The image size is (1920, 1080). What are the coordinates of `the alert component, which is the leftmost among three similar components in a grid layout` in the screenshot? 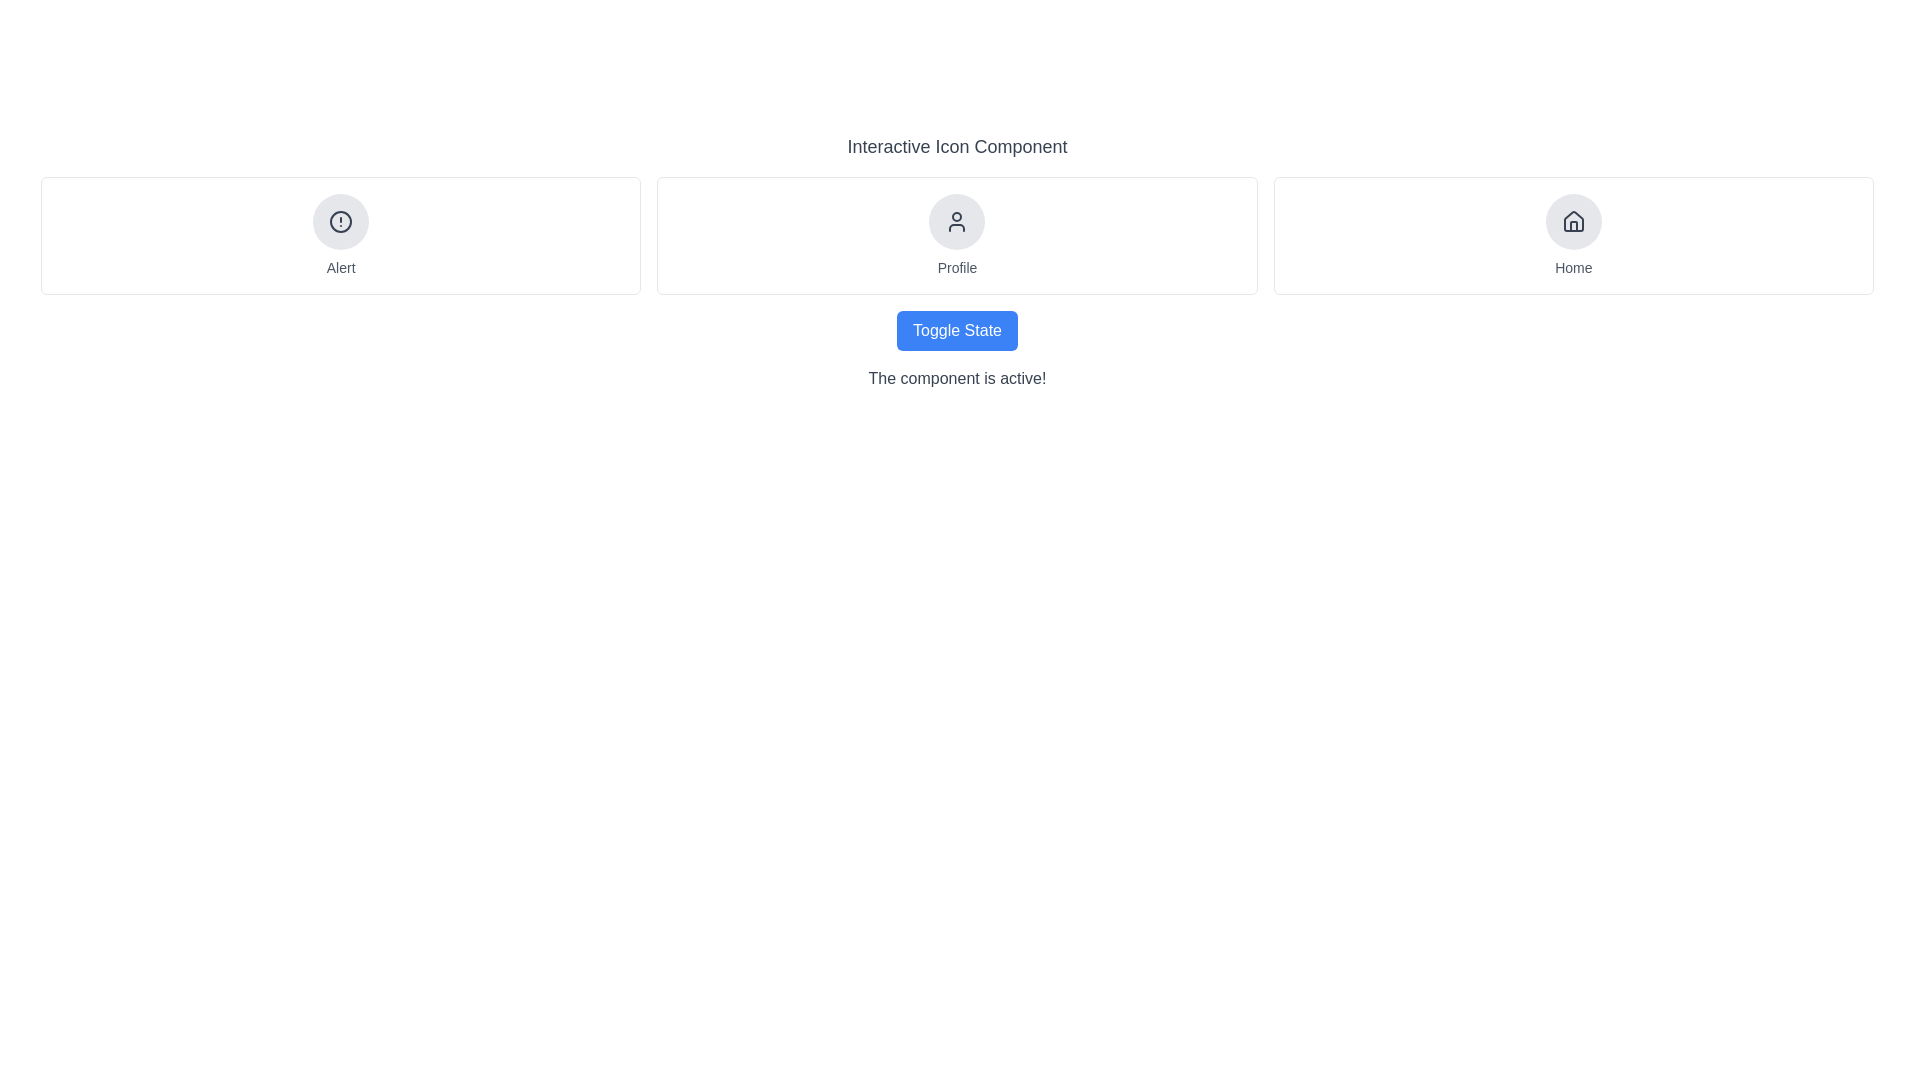 It's located at (341, 234).